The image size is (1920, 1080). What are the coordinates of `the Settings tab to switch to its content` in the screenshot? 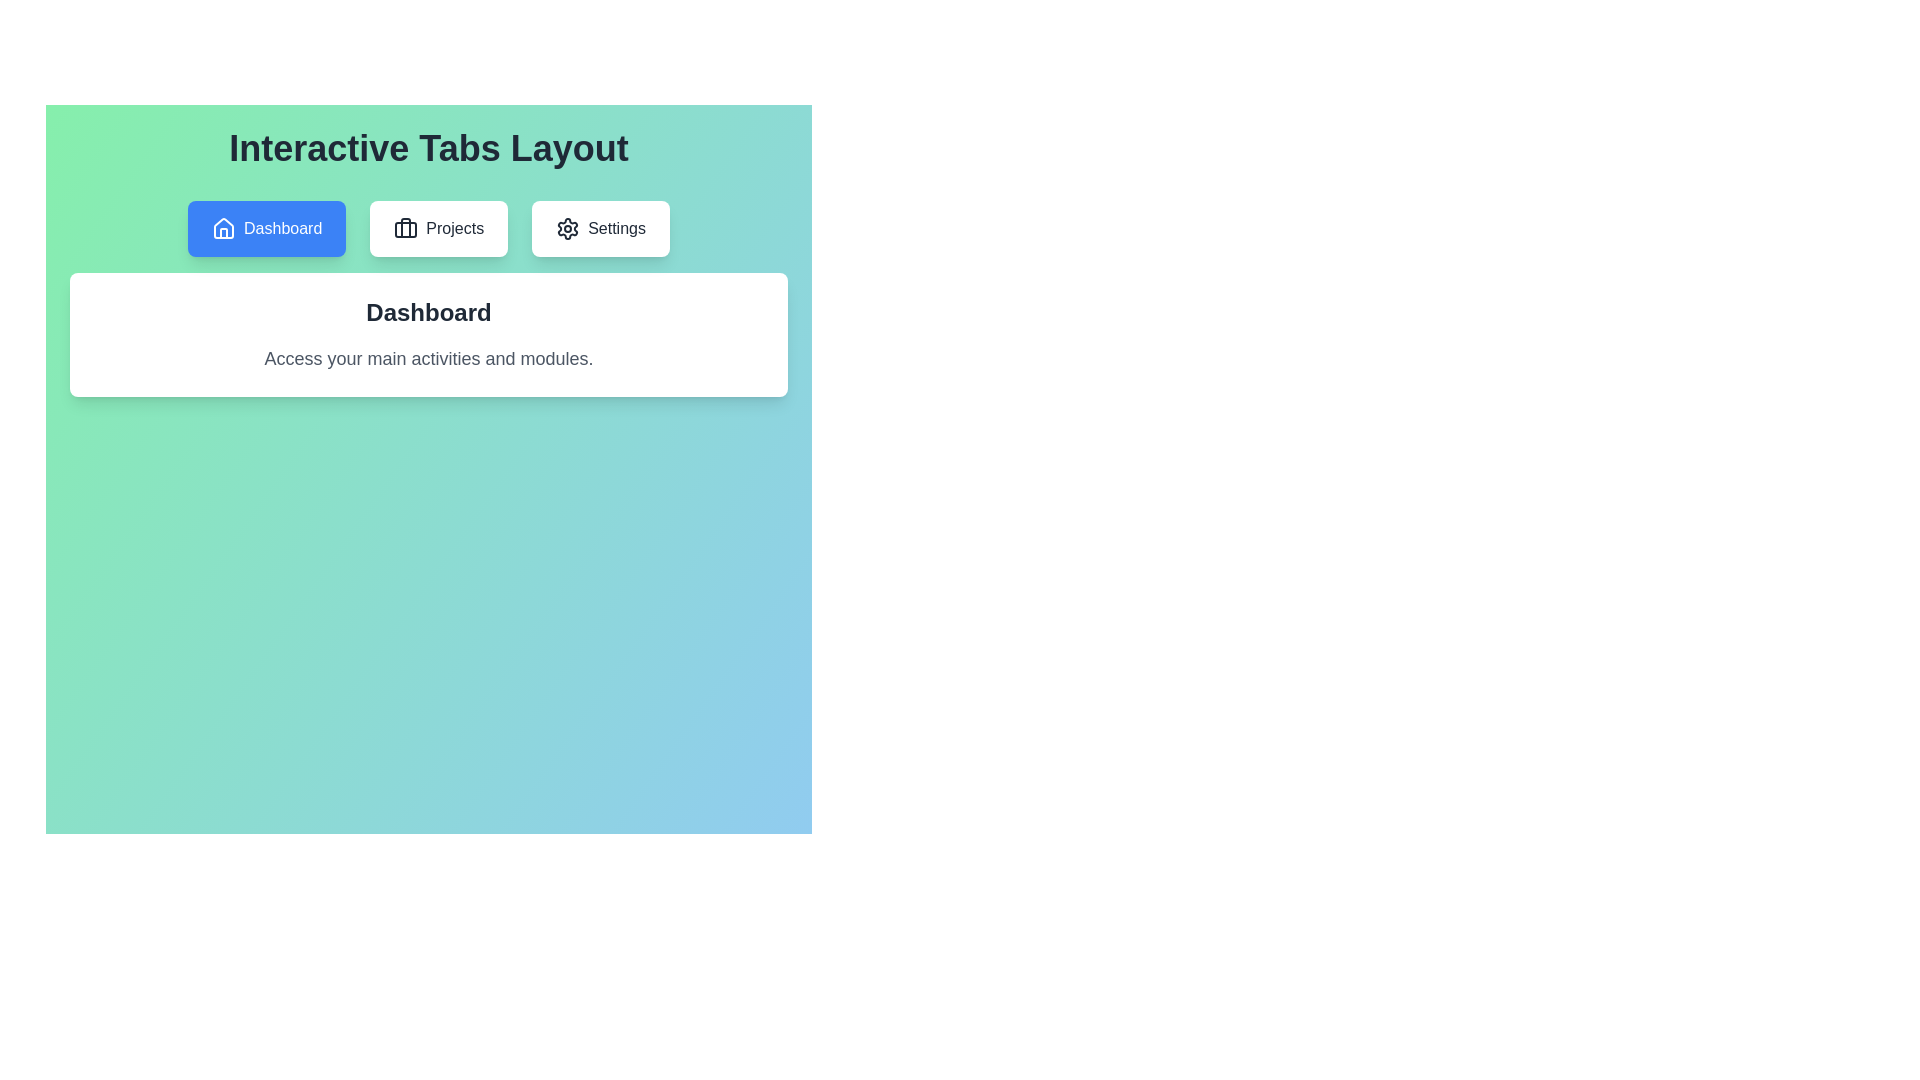 It's located at (599, 227).